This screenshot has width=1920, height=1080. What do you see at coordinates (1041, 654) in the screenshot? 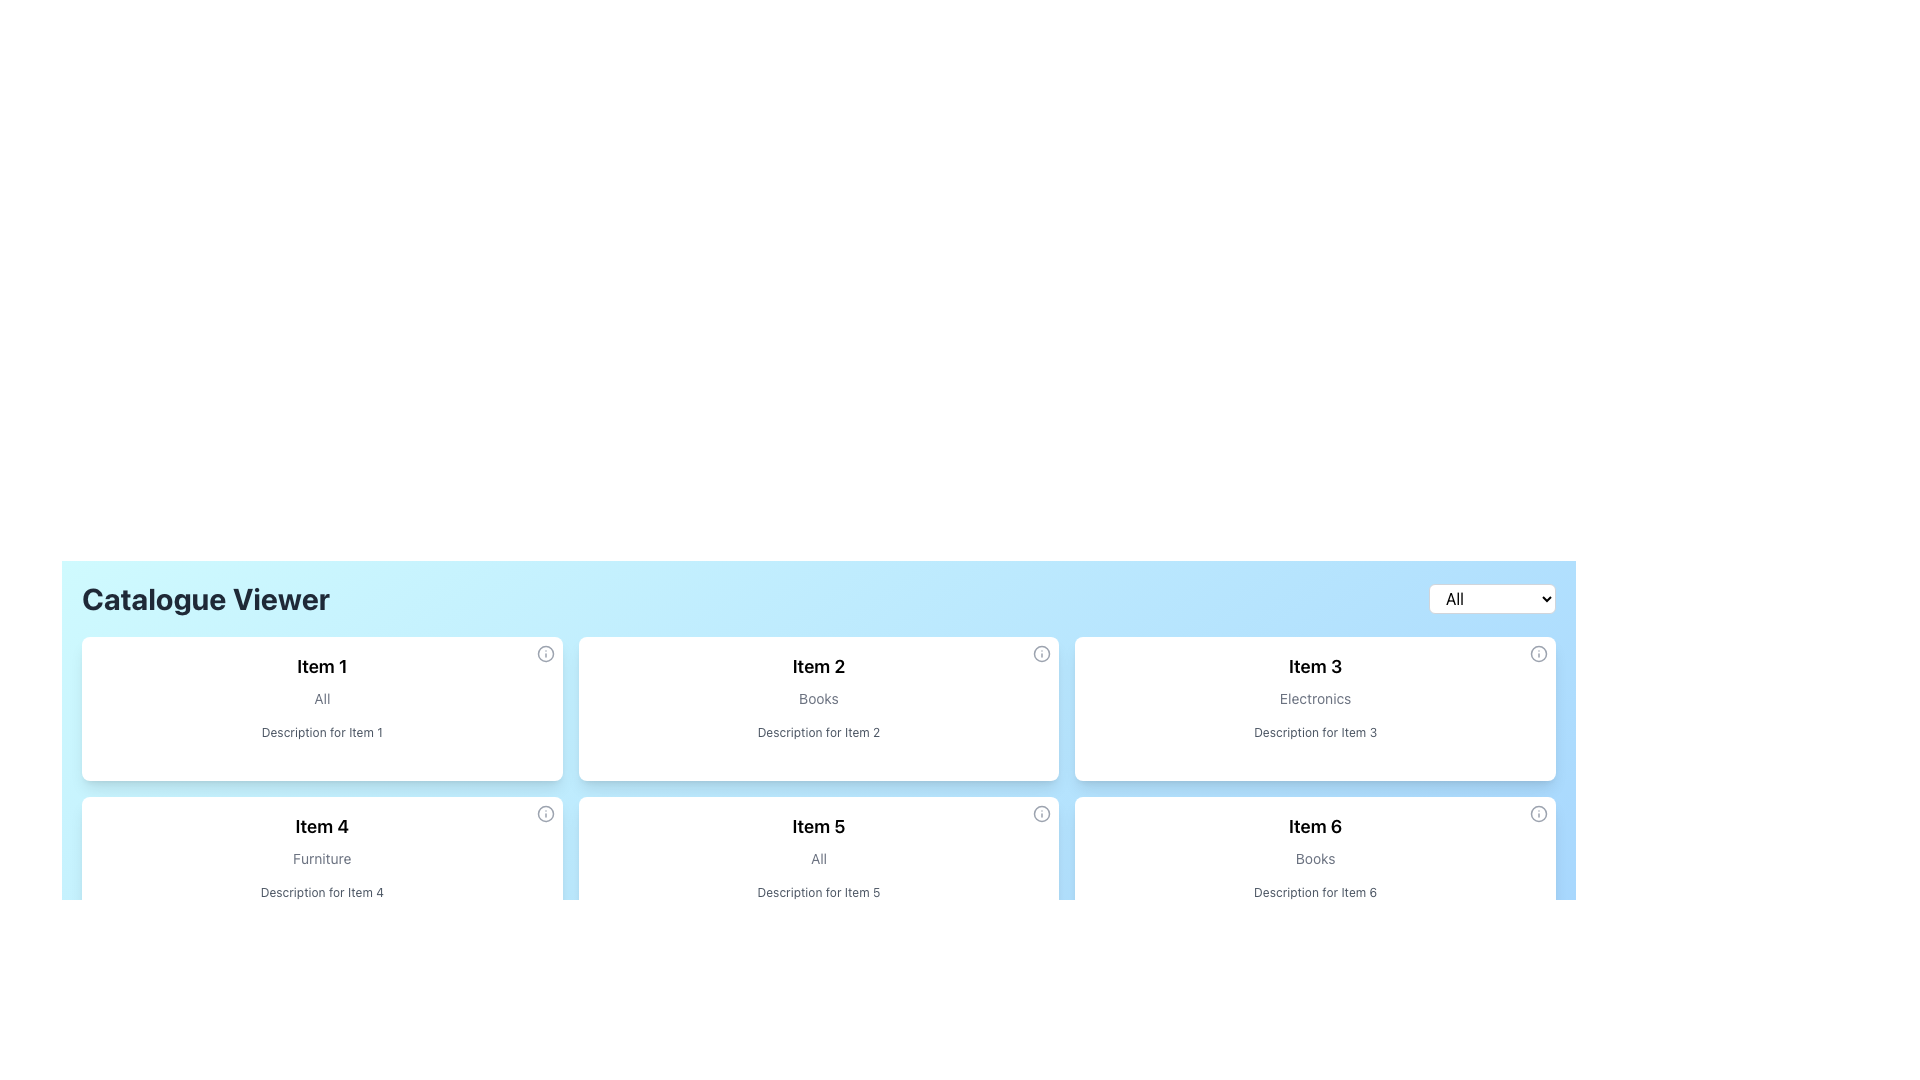
I see `the visual state of the circular graphical indicator located at the top-right corner of the card labeled 'Item 2'` at bounding box center [1041, 654].